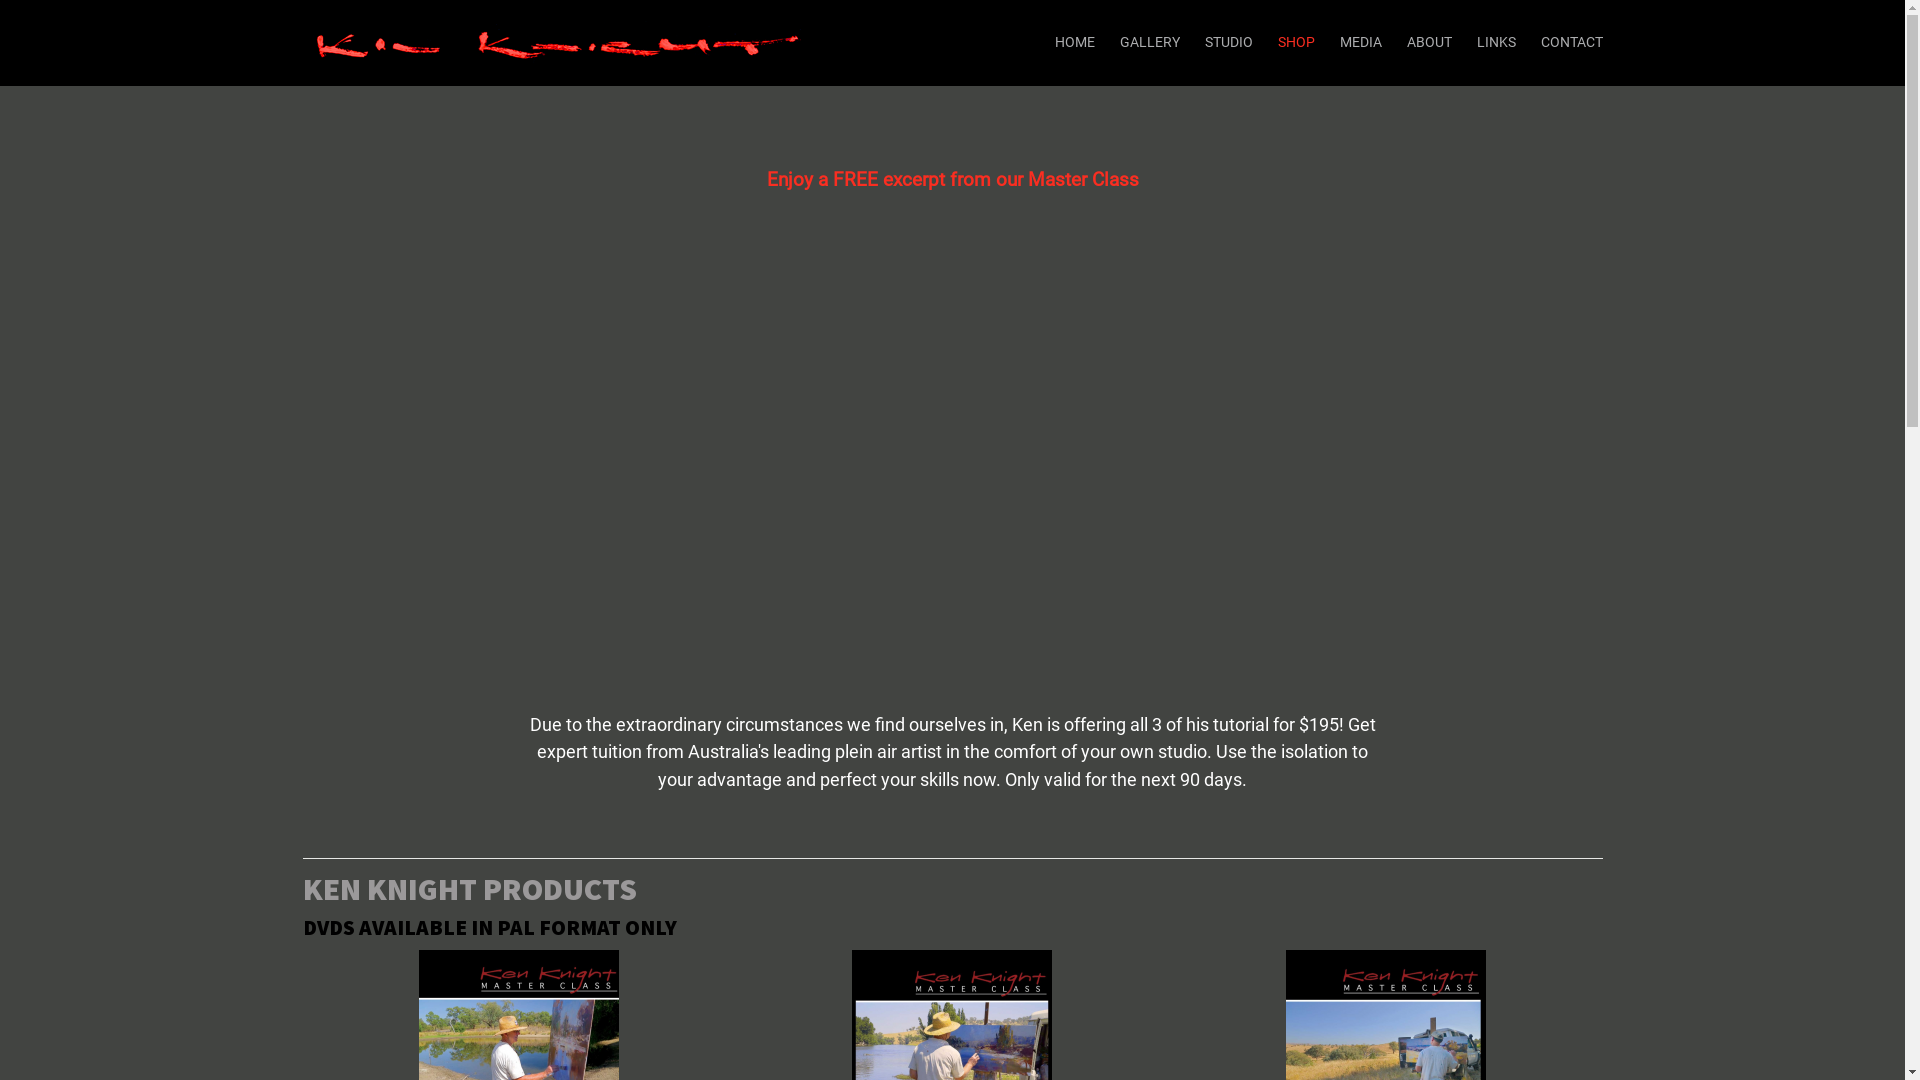 The width and height of the screenshot is (1920, 1080). I want to click on 'CONTACT', so click(1539, 42).